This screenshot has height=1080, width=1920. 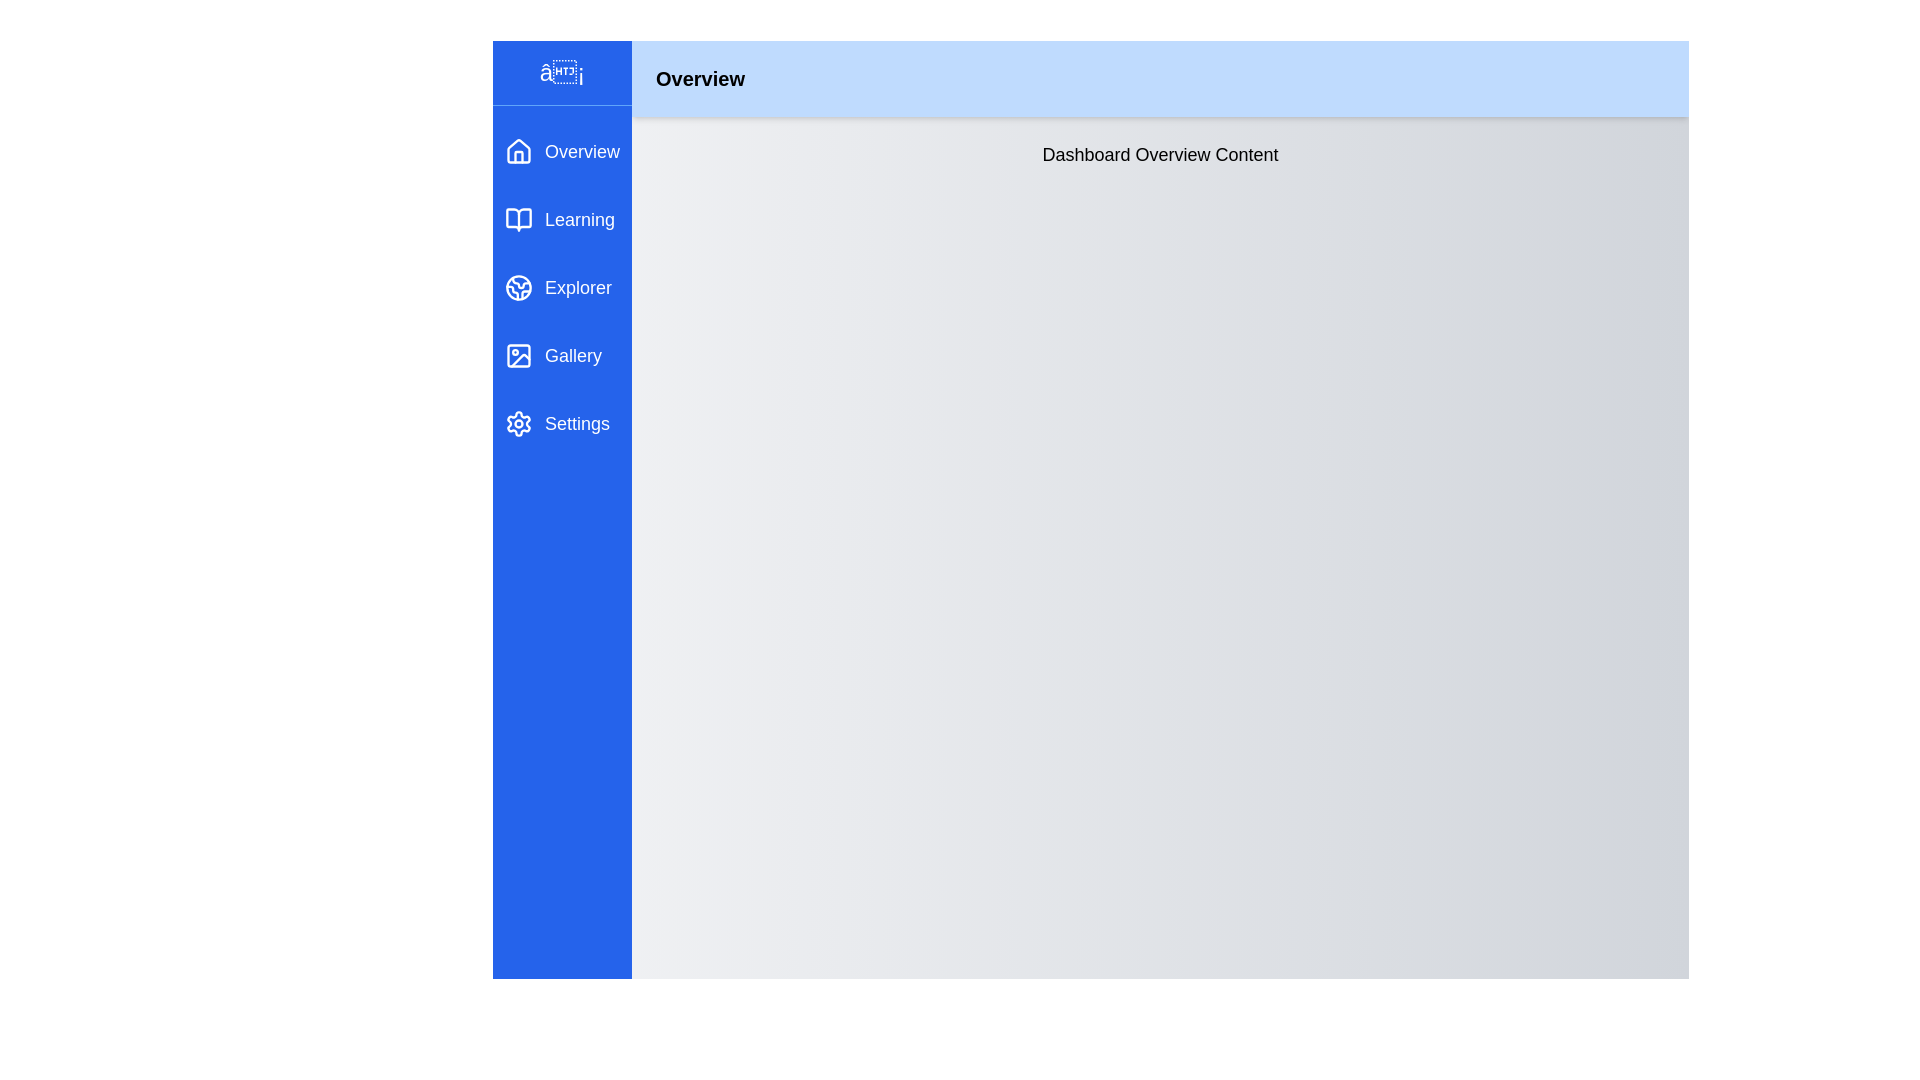 I want to click on the small open book icon in the sidebar navigation menu, so click(x=518, y=219).